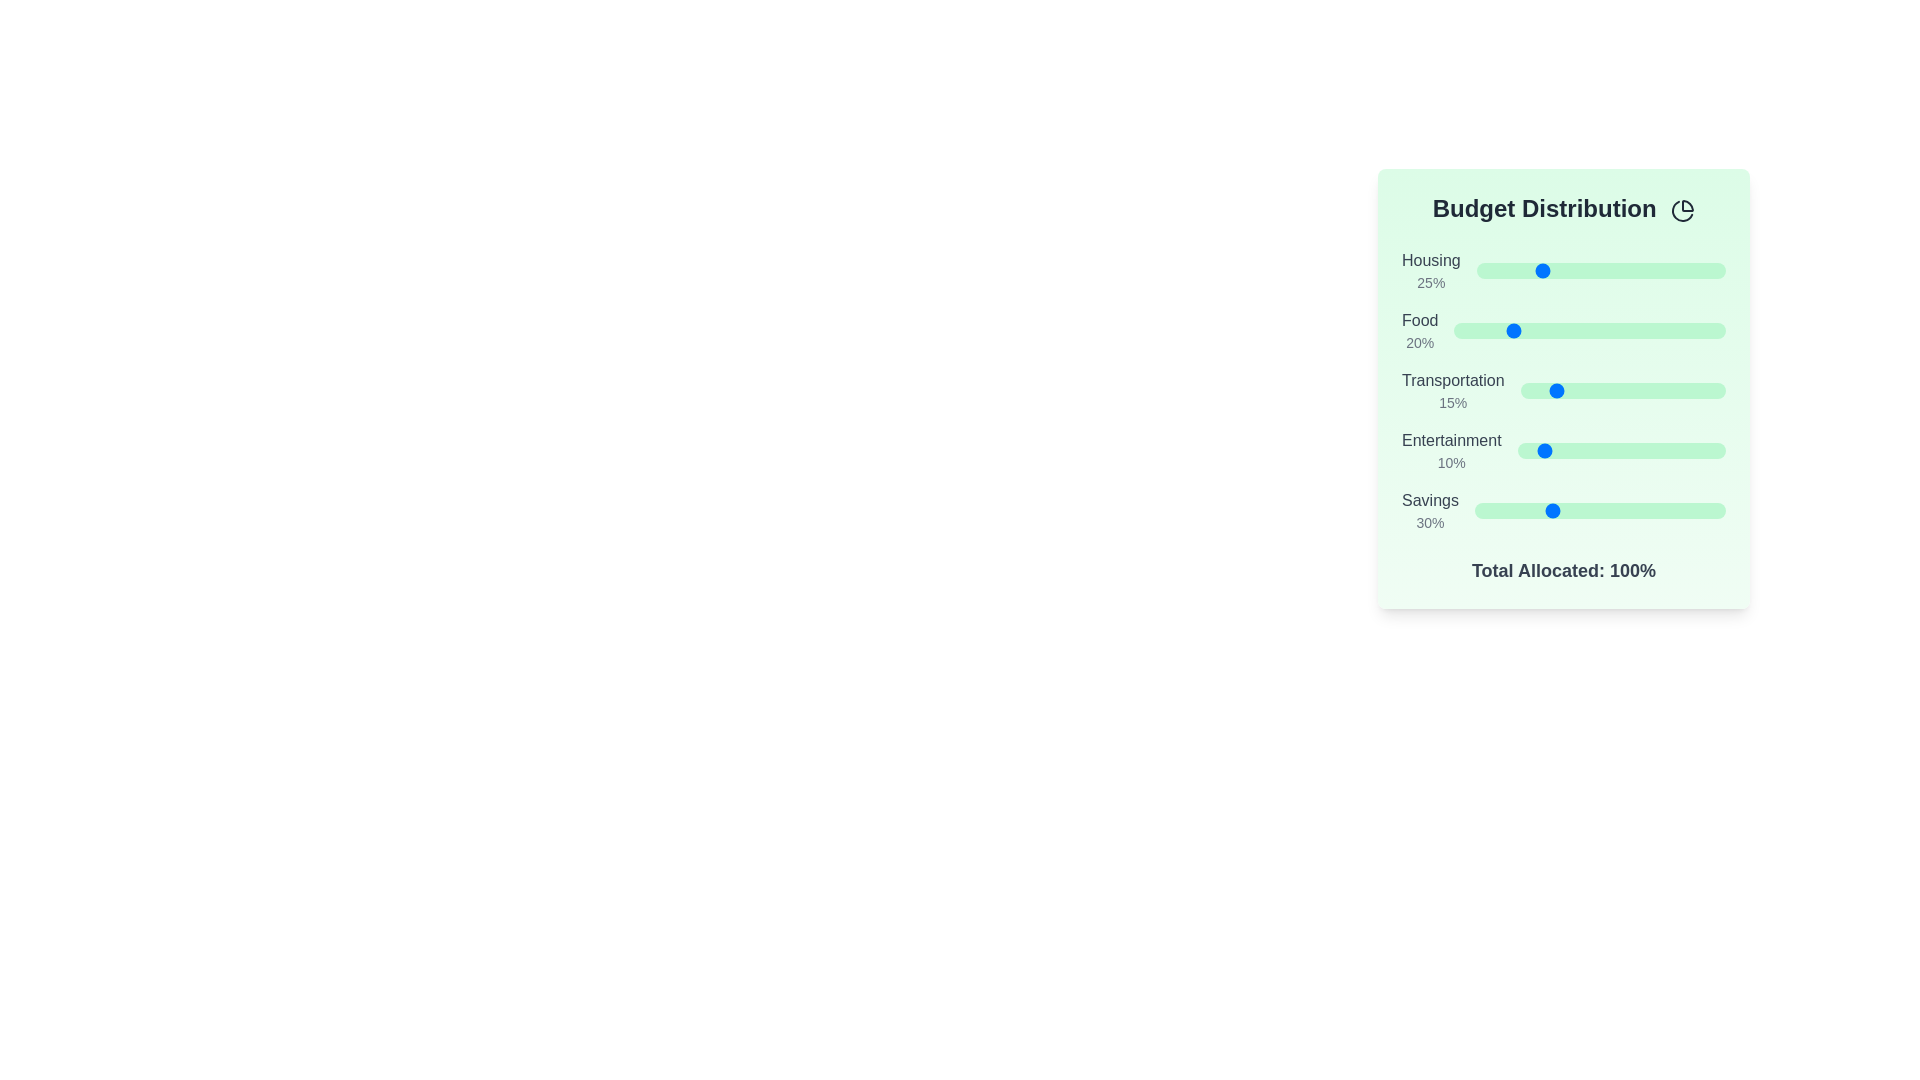  Describe the element at coordinates (1639, 330) in the screenshot. I see `the 'Food' slider to set its value to 68` at that location.